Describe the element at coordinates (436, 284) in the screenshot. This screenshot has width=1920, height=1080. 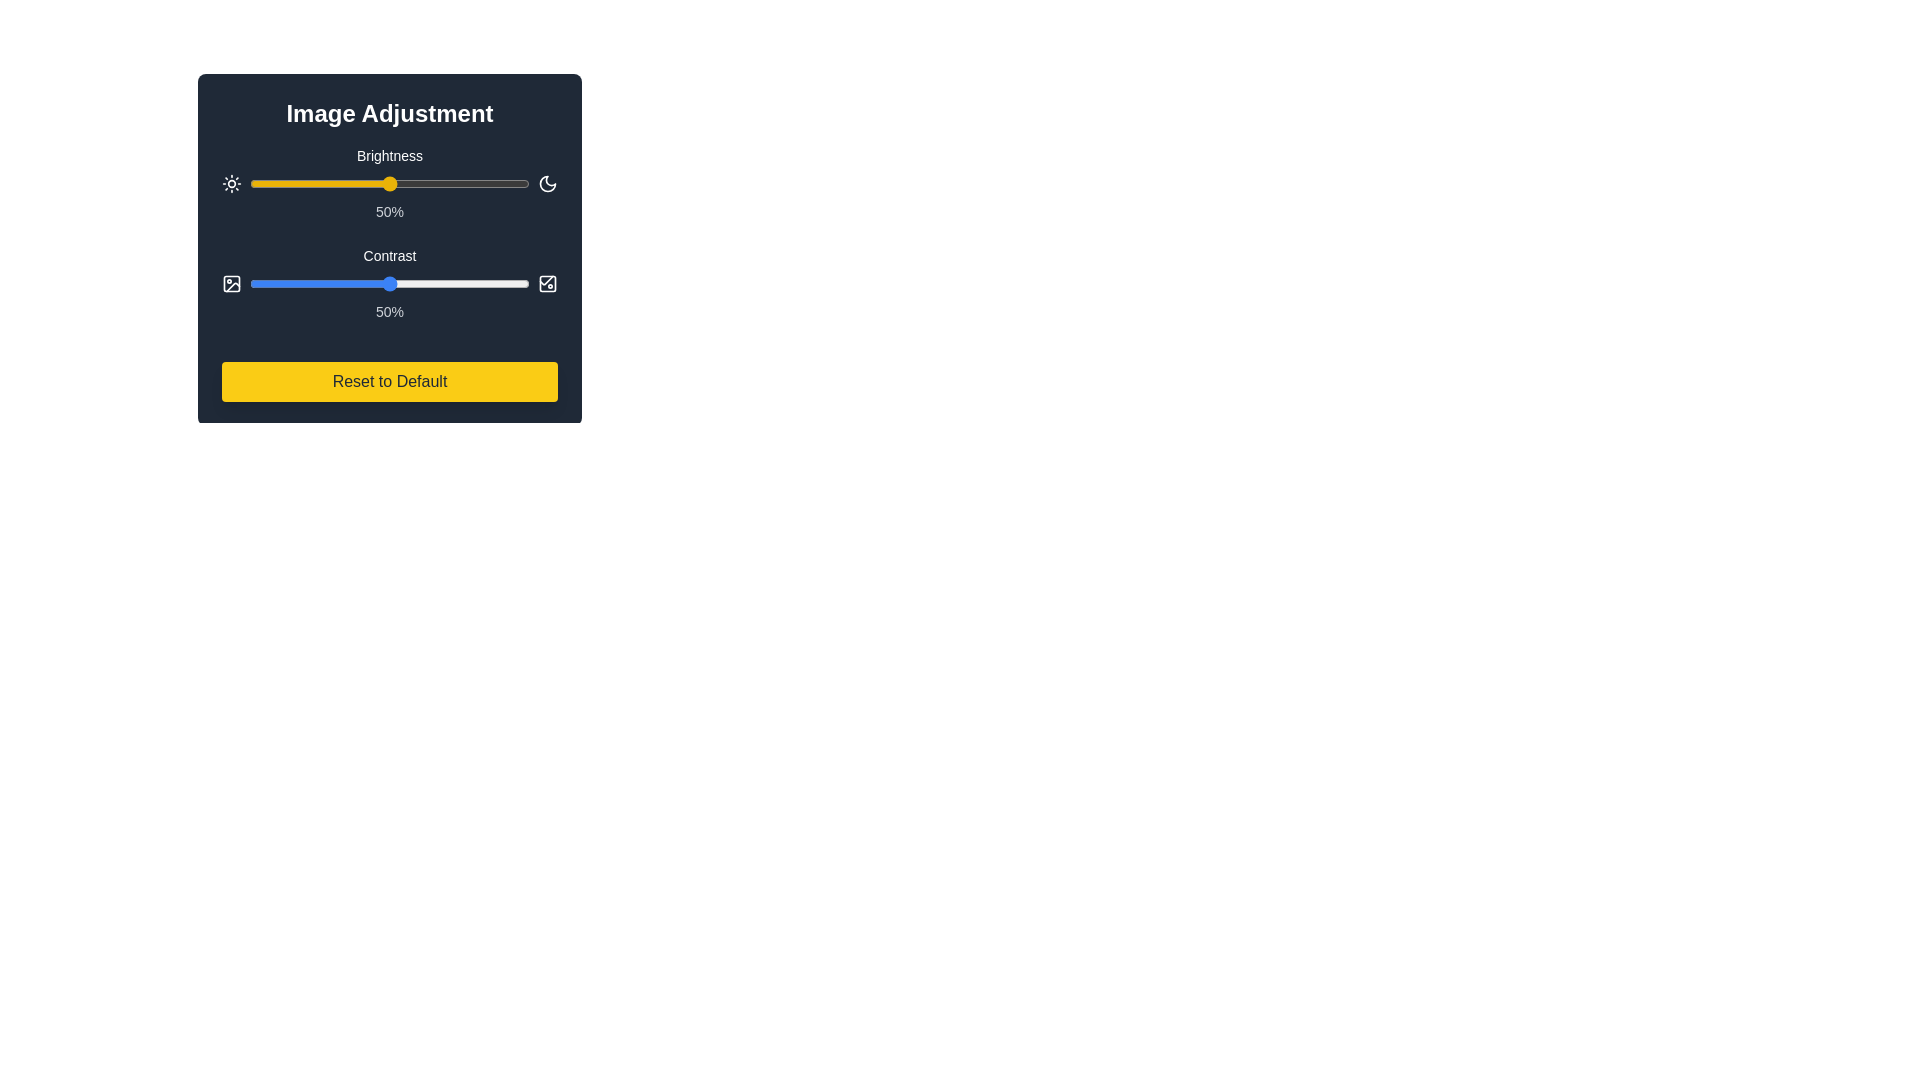
I see `the contrast level` at that location.